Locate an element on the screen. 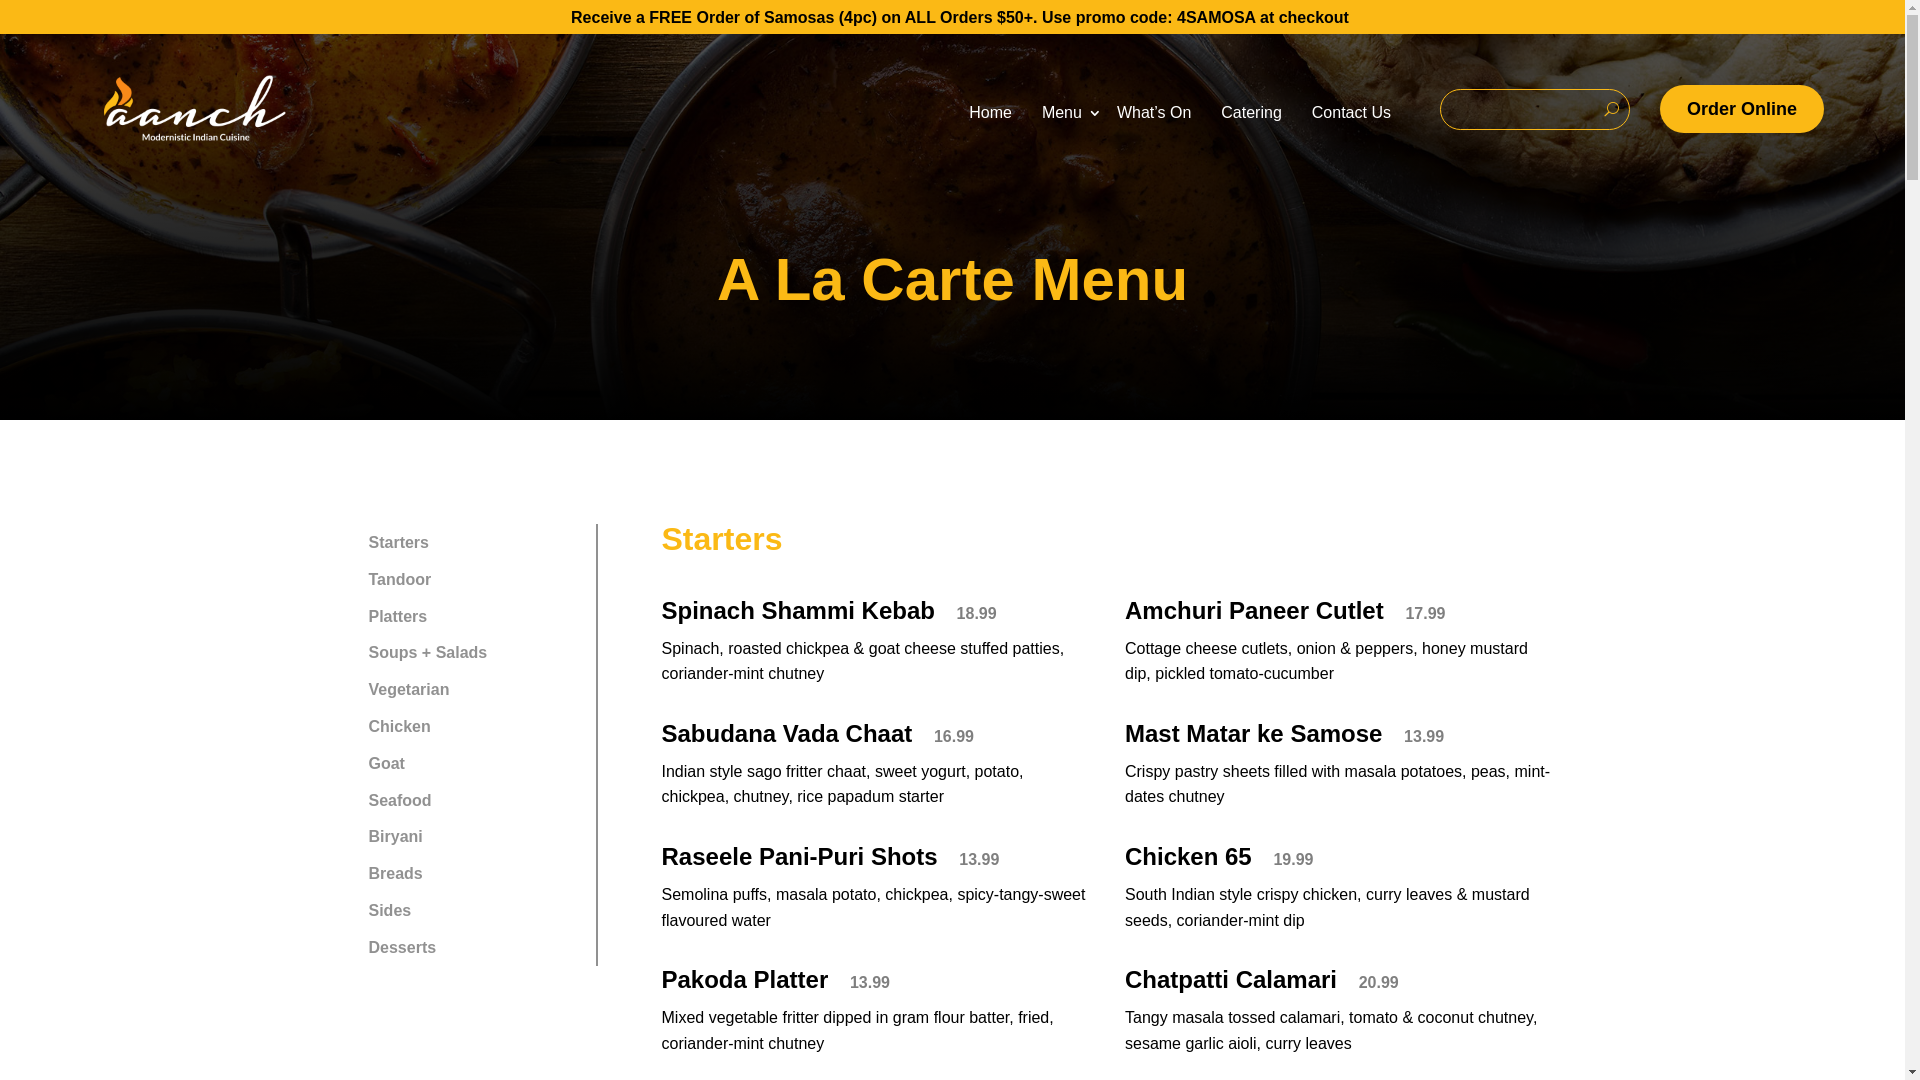 This screenshot has width=1920, height=1080. 'Tandoor' is located at coordinates (351, 579).